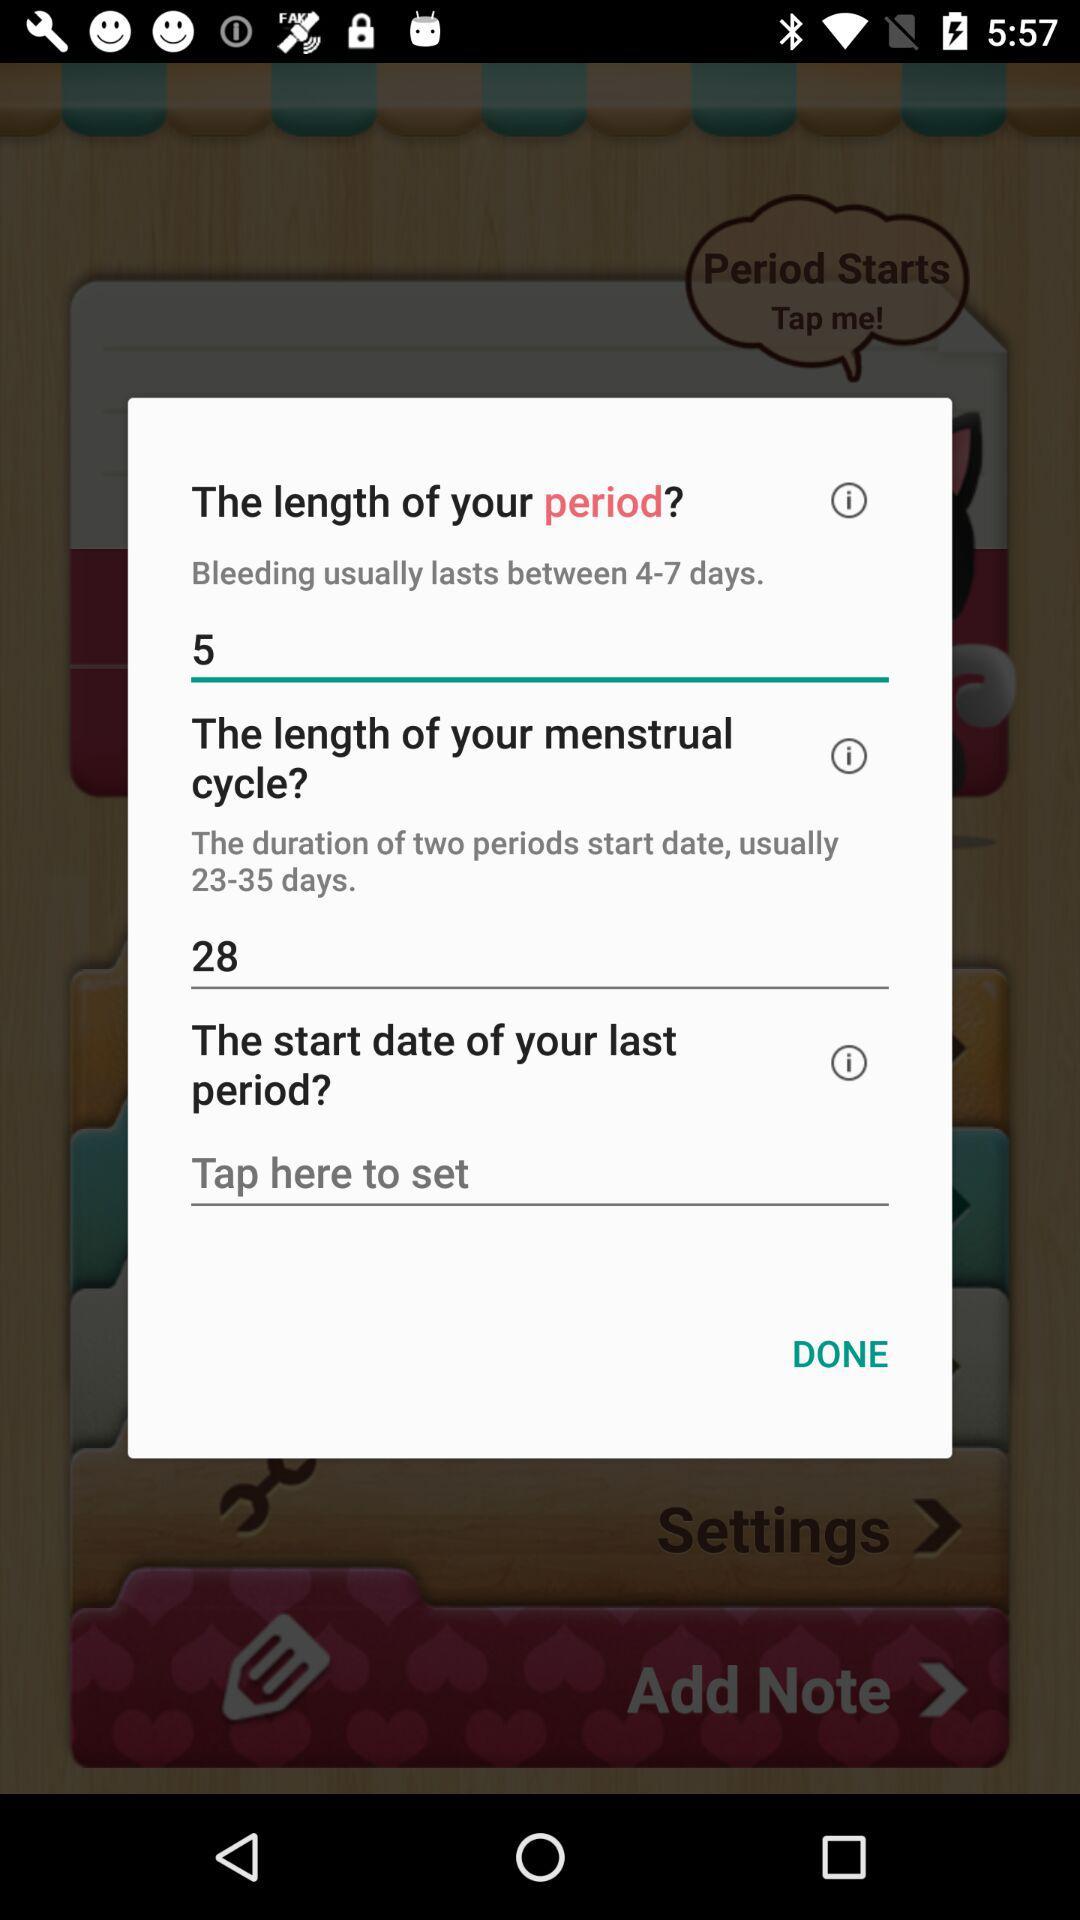 This screenshot has width=1080, height=1920. What do you see at coordinates (540, 651) in the screenshot?
I see `the item above the the length of item` at bounding box center [540, 651].